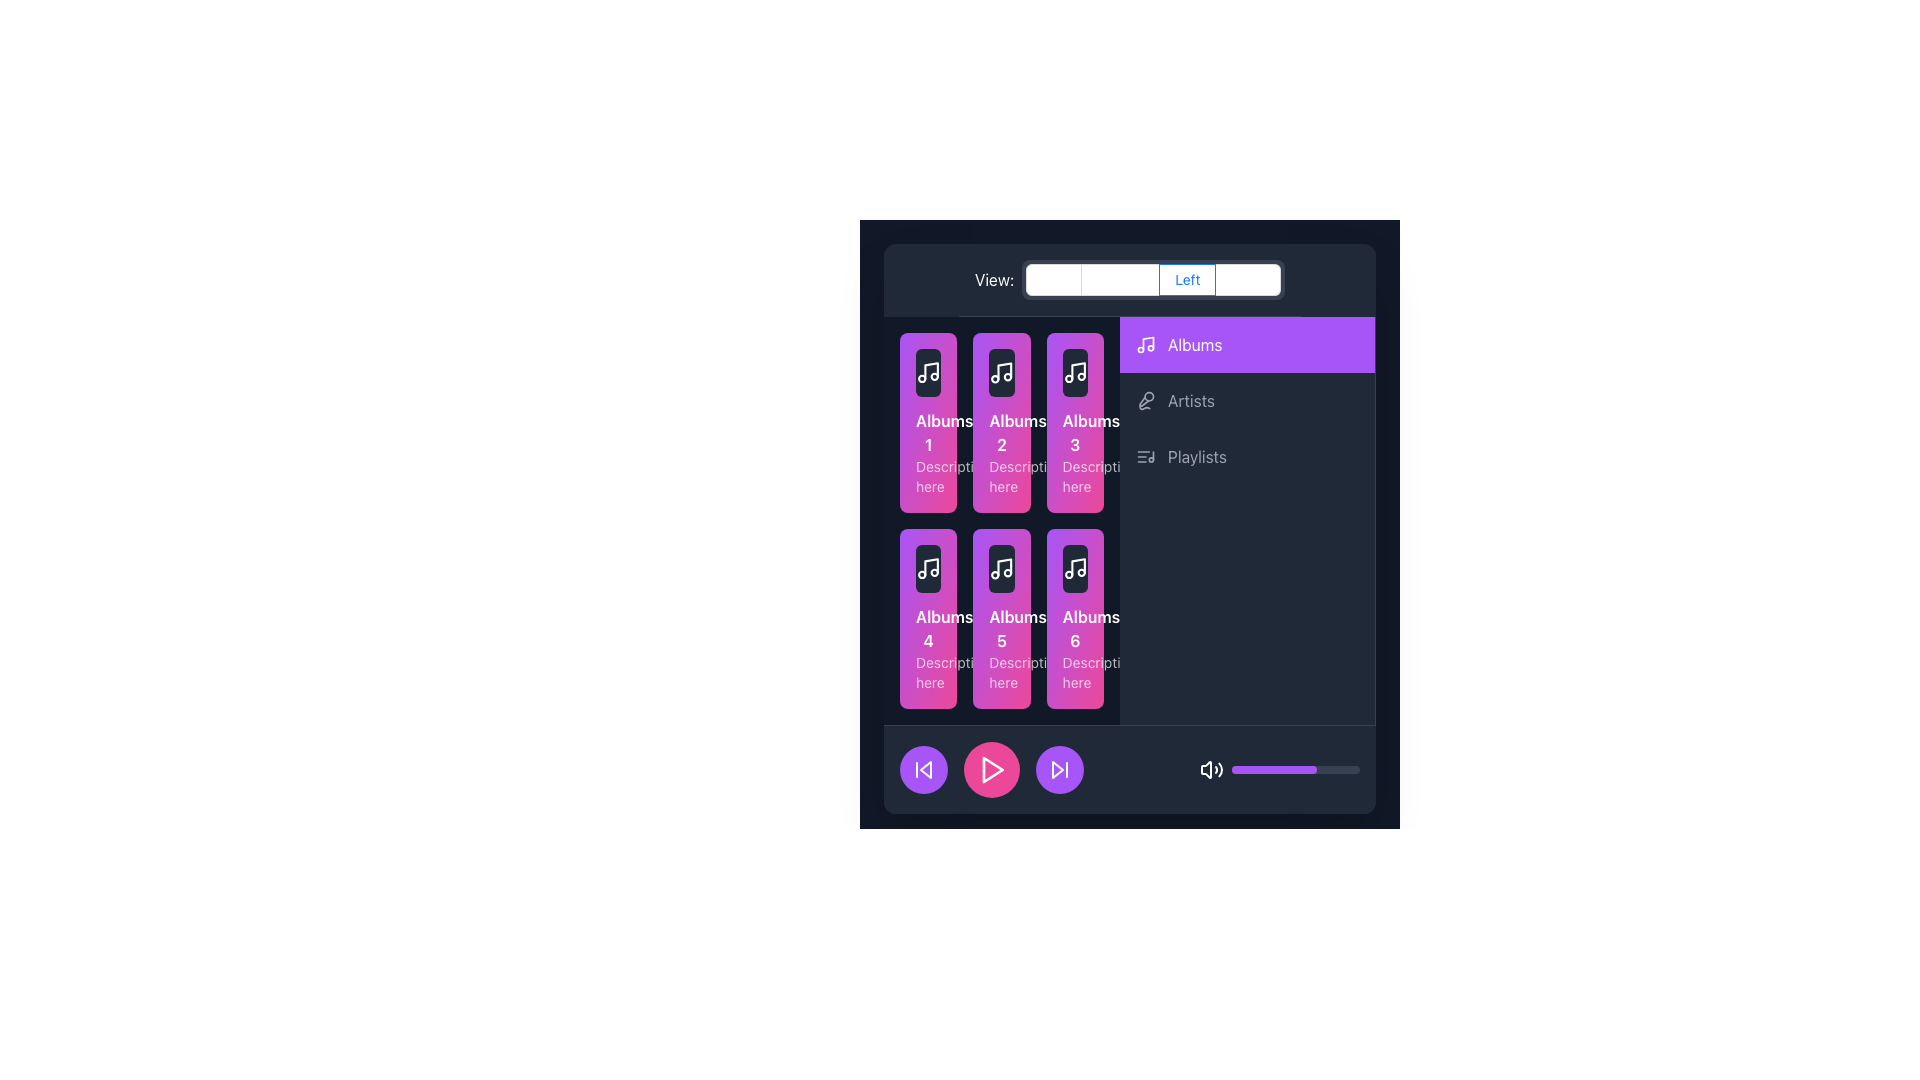 The image size is (1920, 1080). I want to click on the second circular button with a pink background and a white 'Play' icon in its center to play media, so click(992, 769).